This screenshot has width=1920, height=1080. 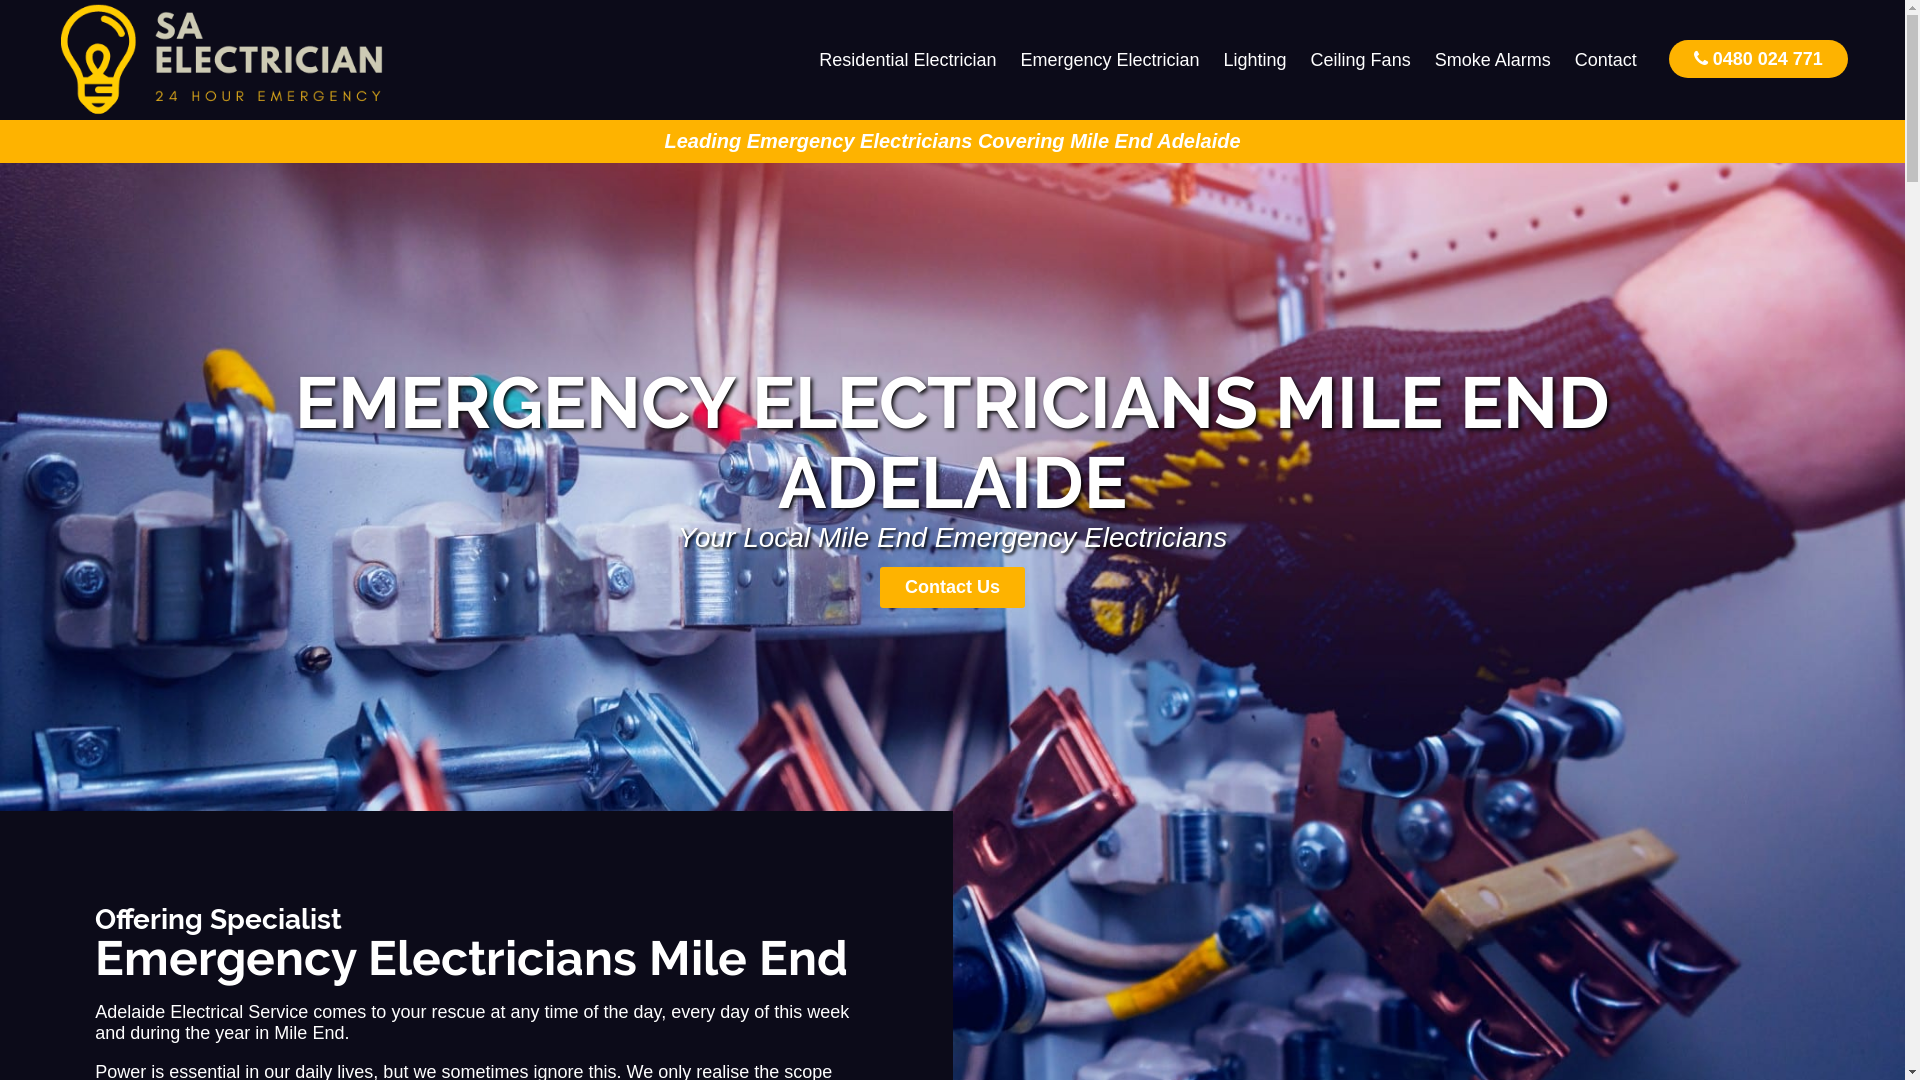 What do you see at coordinates (1606, 59) in the screenshot?
I see `'Contact'` at bounding box center [1606, 59].